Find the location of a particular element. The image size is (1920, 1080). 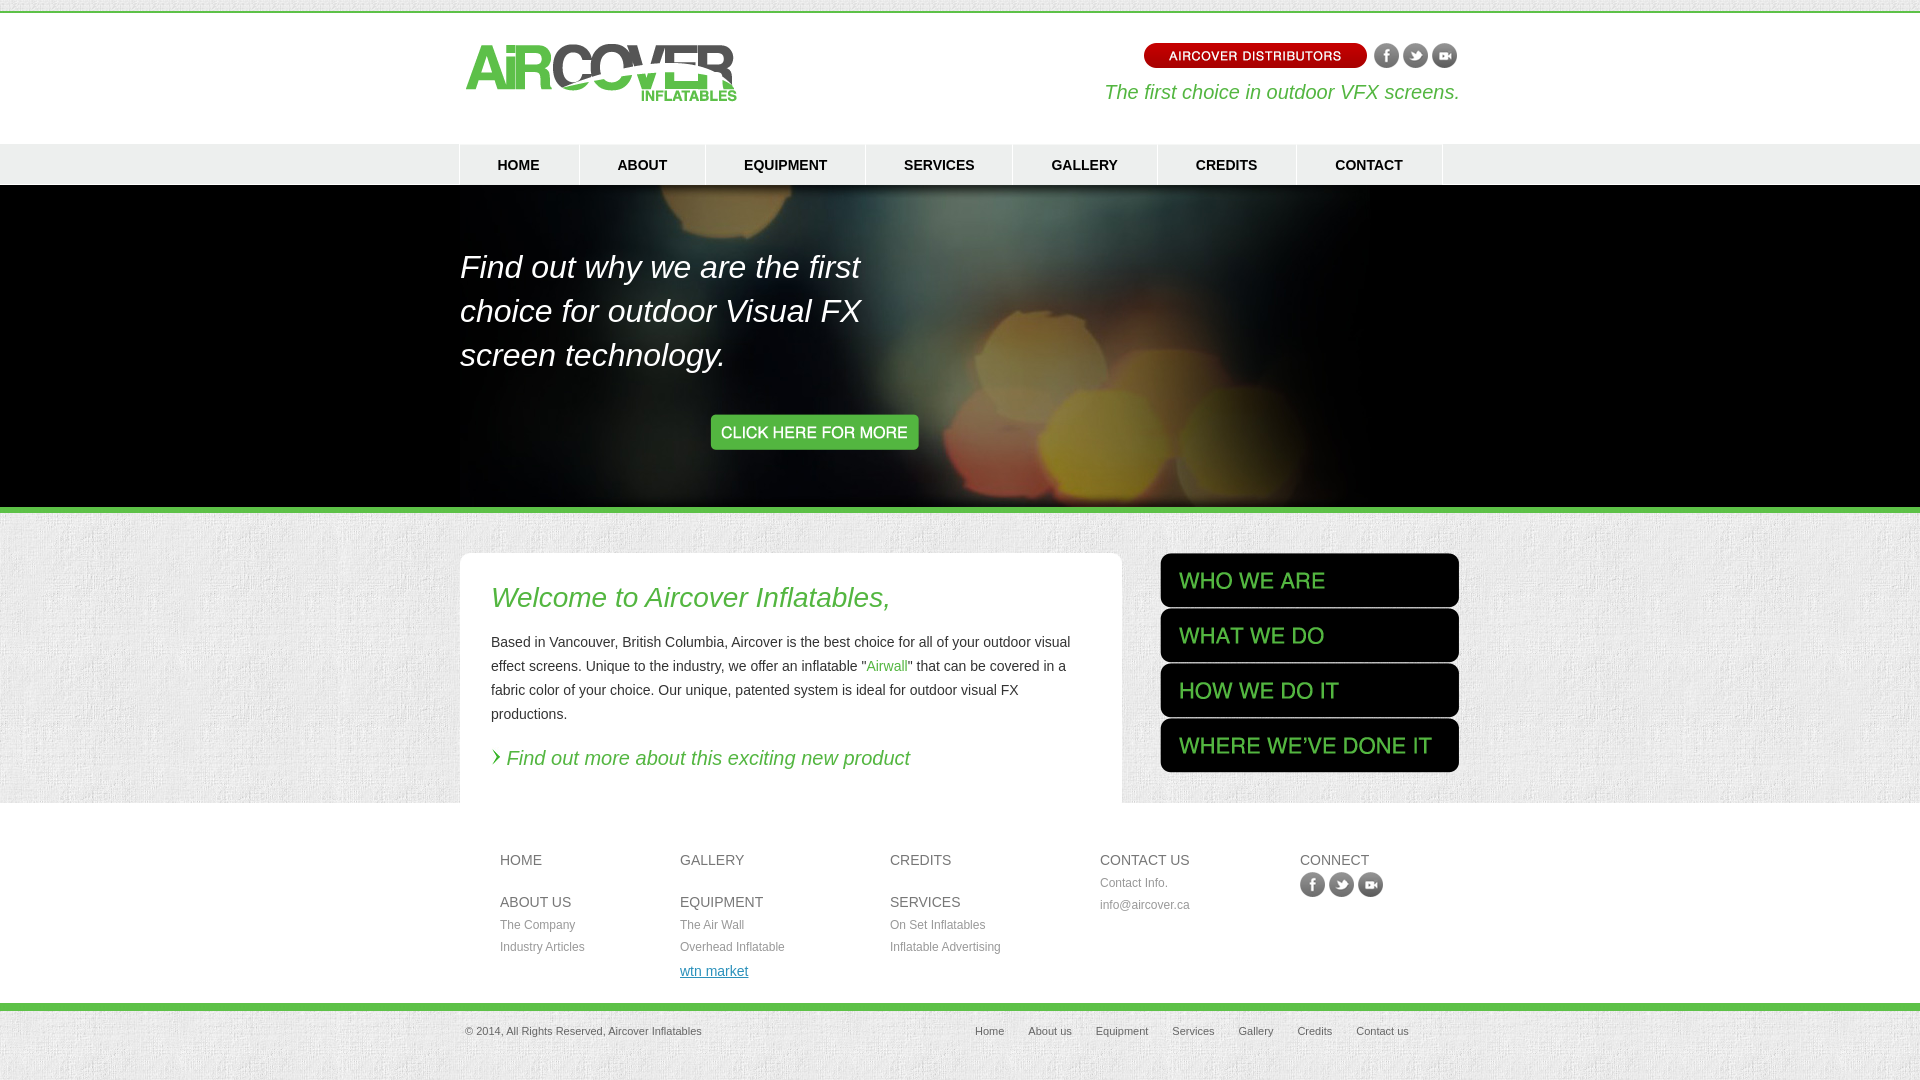

'Inflatable Advertising' is located at coordinates (944, 946).